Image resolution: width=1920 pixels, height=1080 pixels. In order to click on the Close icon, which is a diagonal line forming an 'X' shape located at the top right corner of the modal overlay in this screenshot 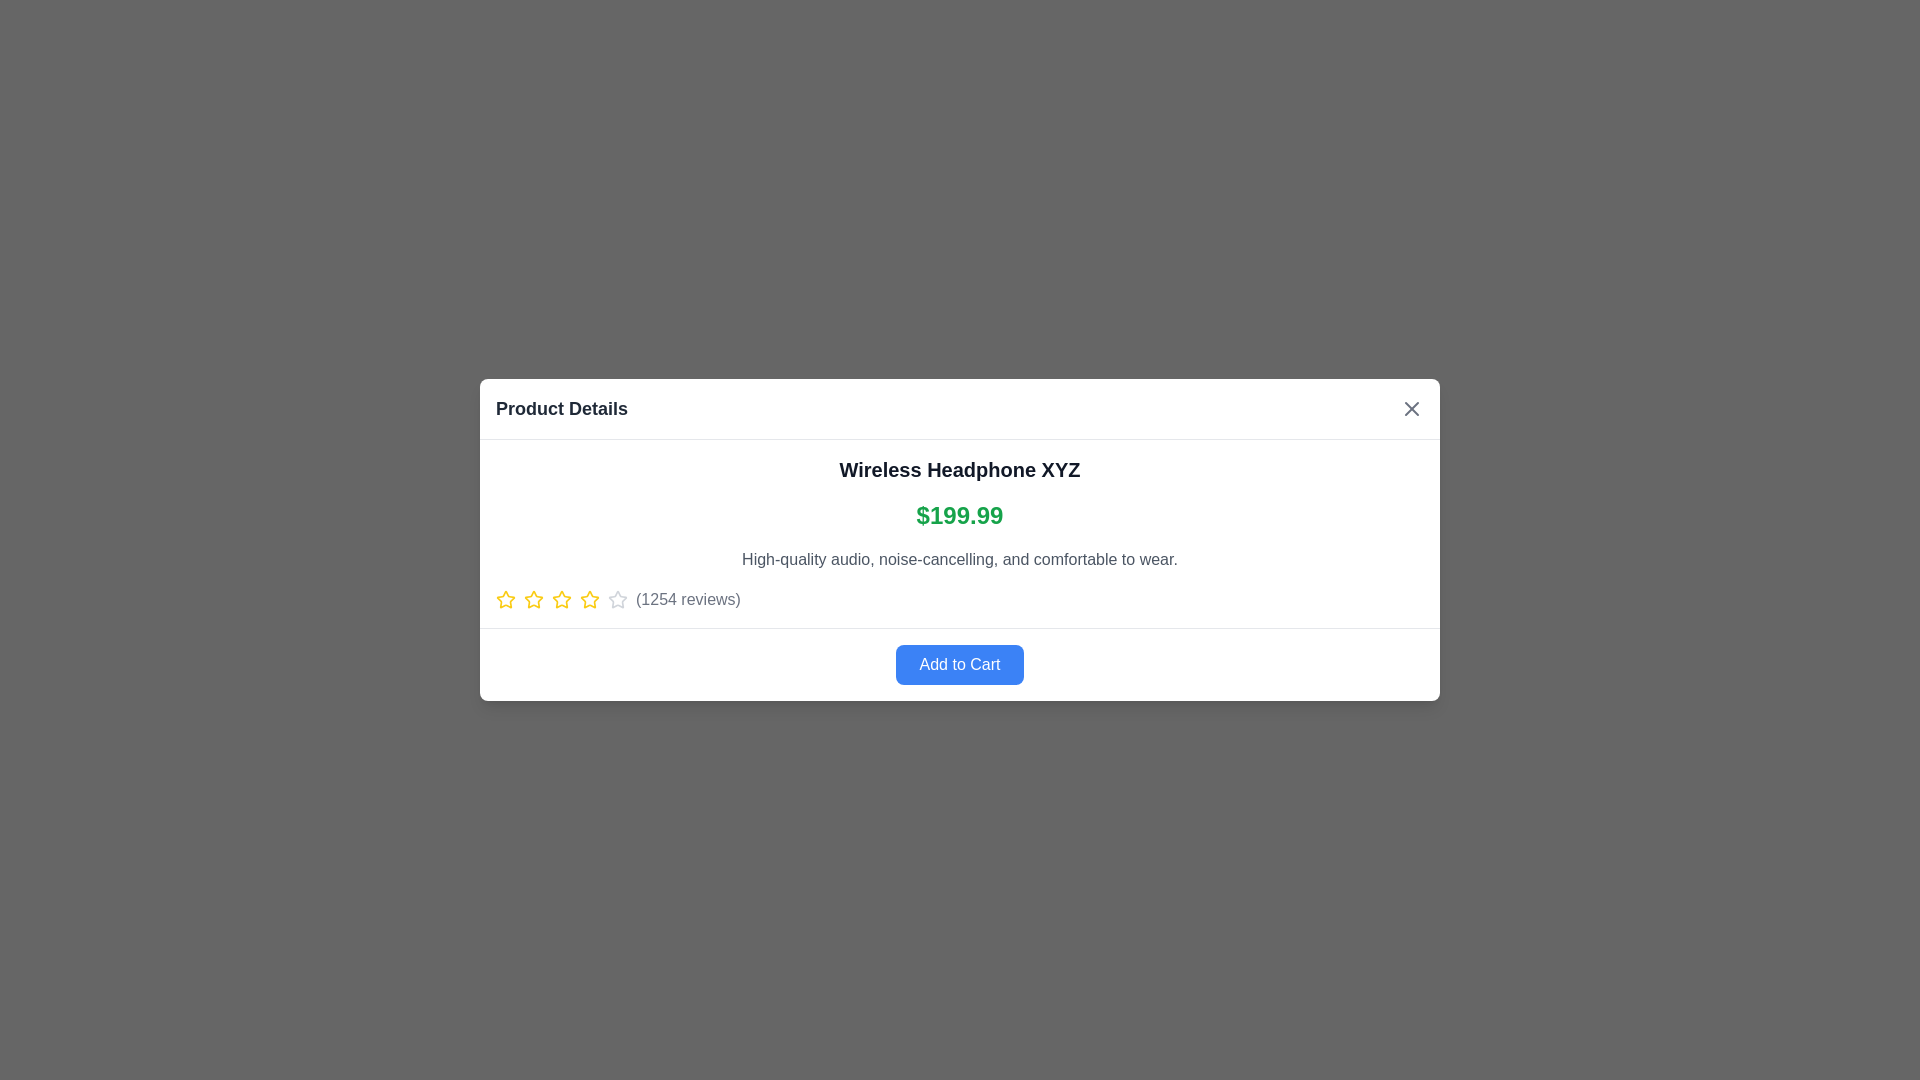, I will do `click(1410, 407)`.